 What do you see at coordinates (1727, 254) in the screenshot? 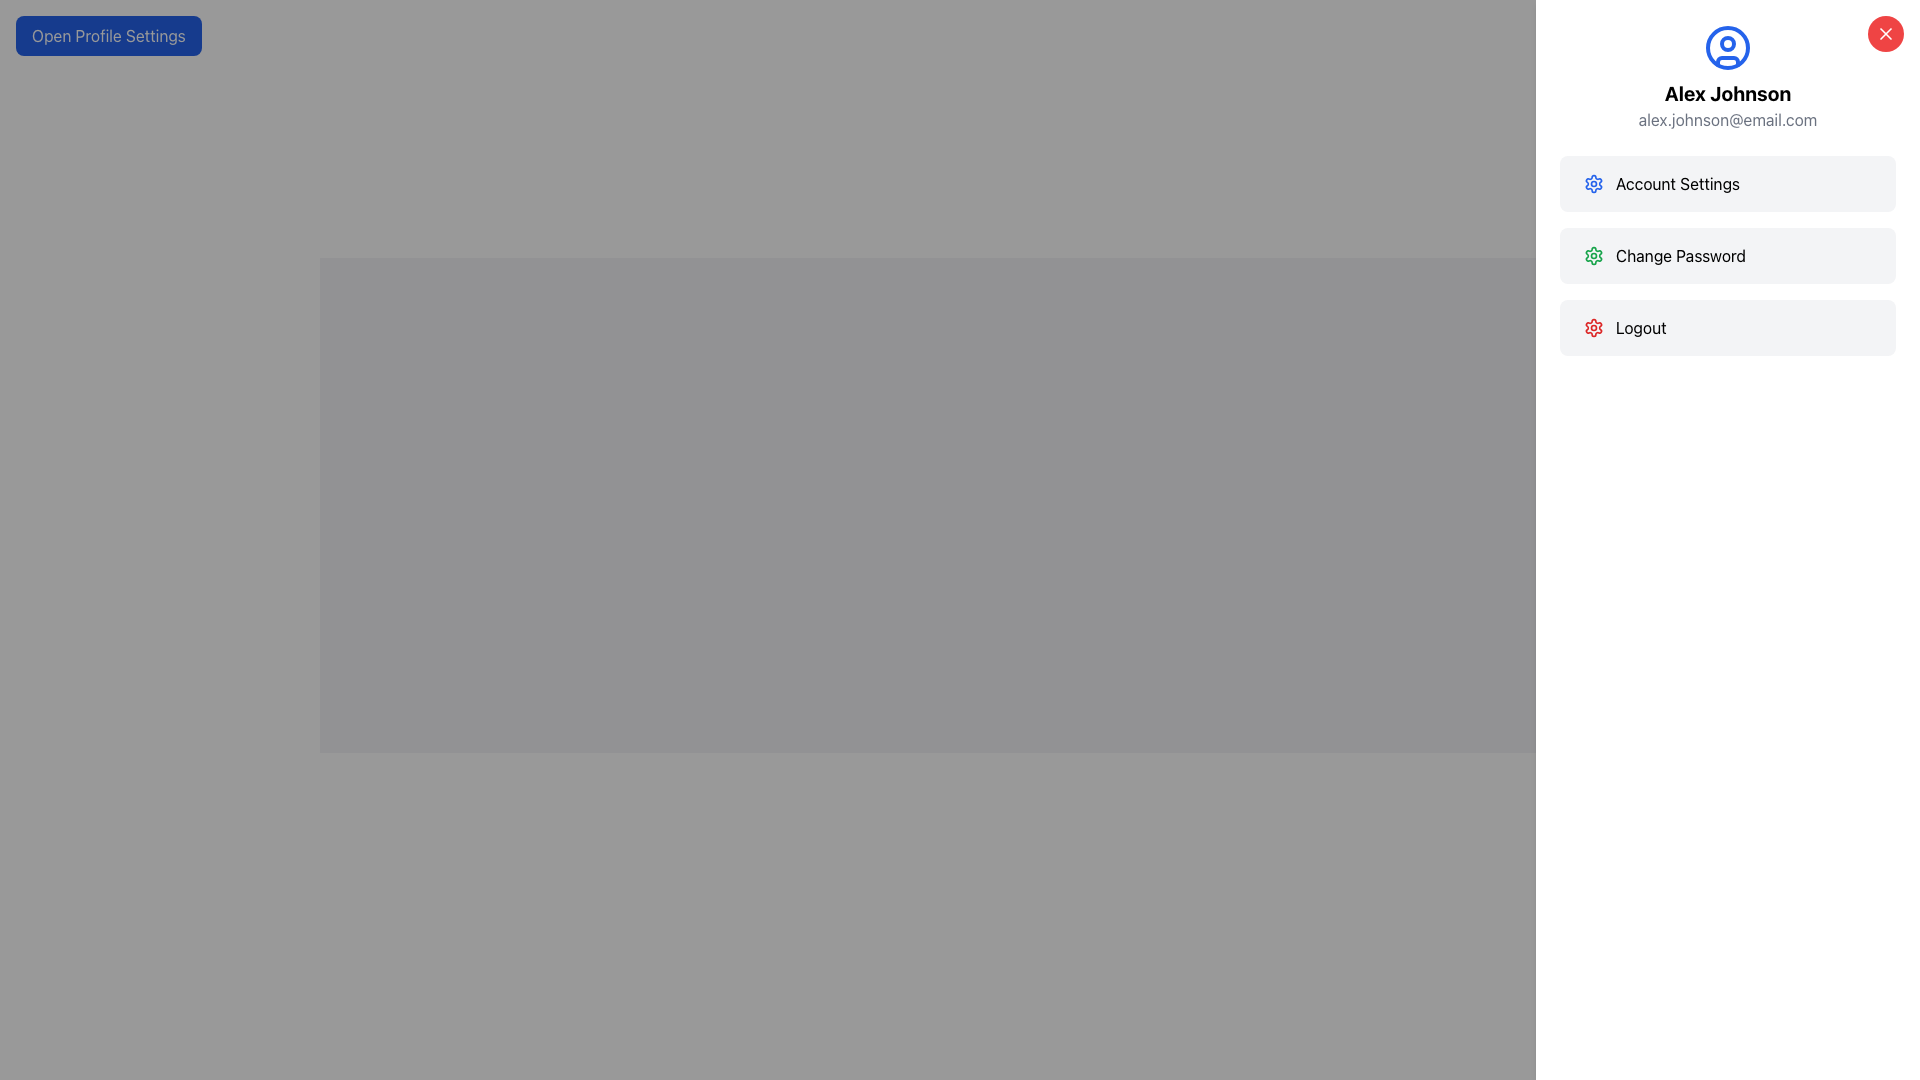
I see `the button for changing the password, which is located in the right-hand panel between 'Account Settings' and 'Logout'` at bounding box center [1727, 254].